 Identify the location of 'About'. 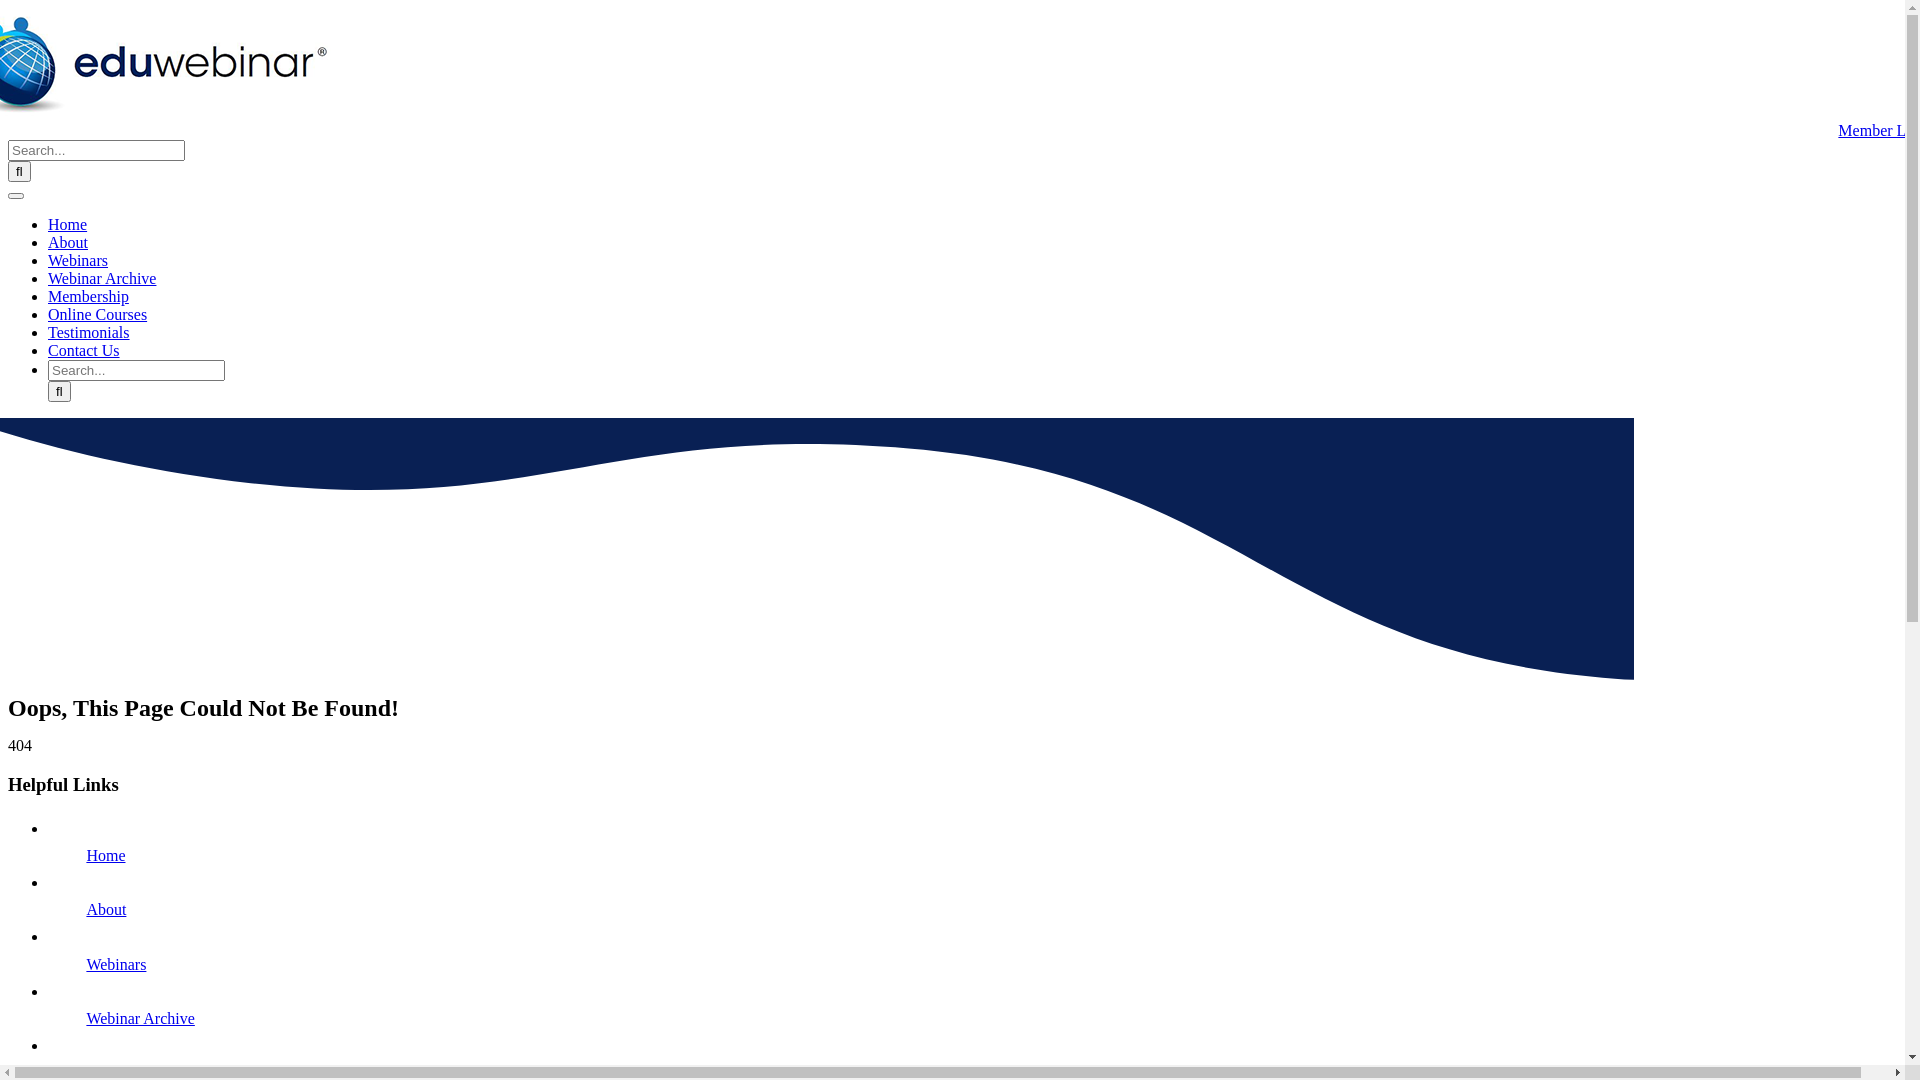
(104, 909).